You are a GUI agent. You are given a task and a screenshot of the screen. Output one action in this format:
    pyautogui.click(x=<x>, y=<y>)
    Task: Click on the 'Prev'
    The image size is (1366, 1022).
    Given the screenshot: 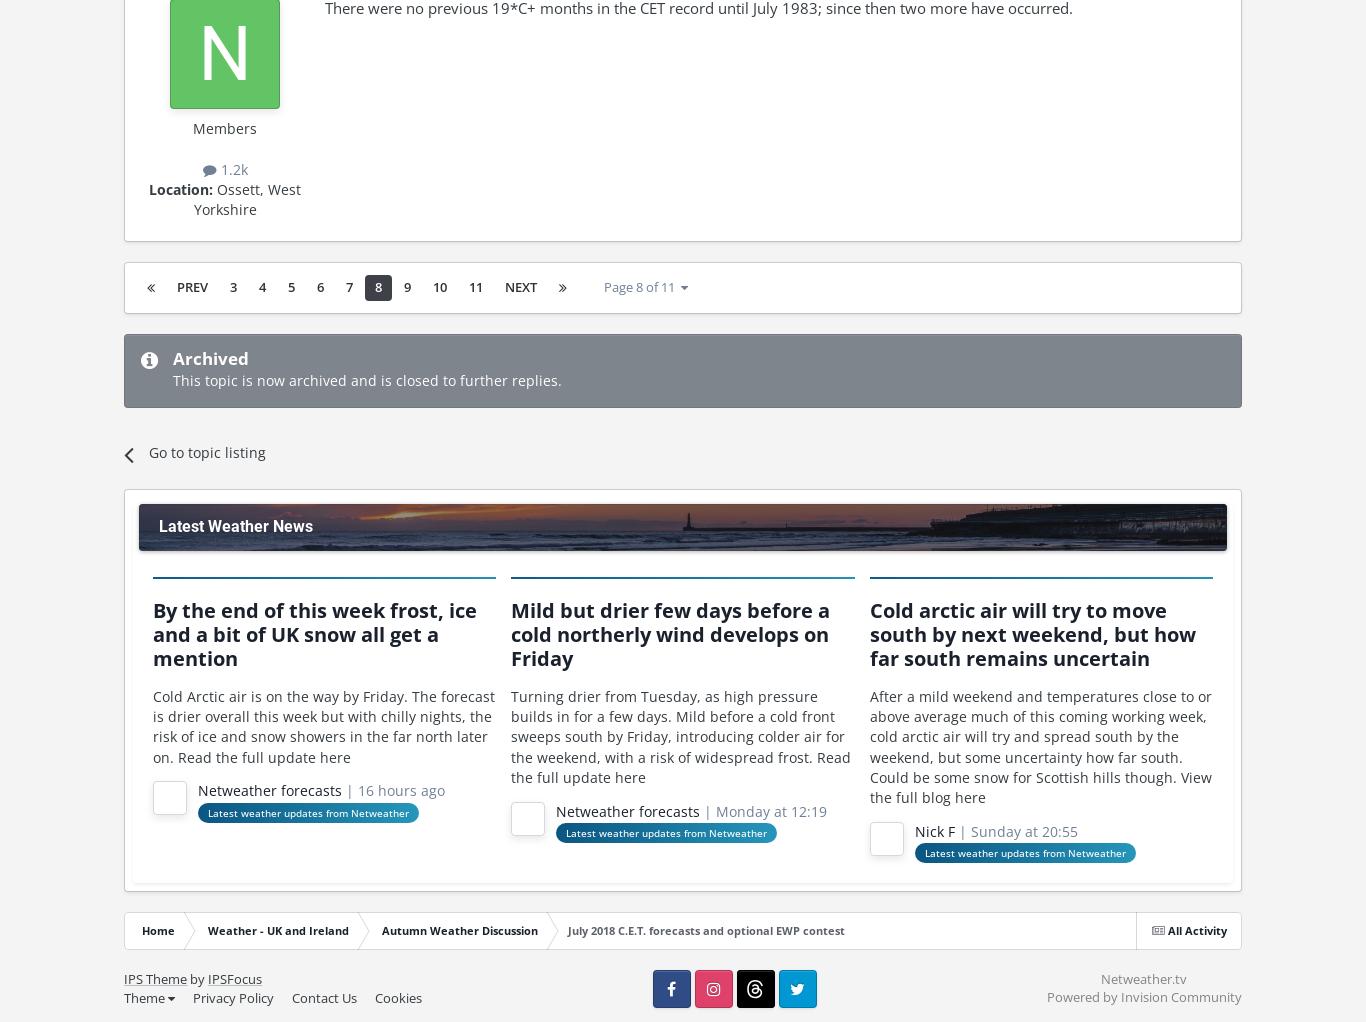 What is the action you would take?
    pyautogui.click(x=176, y=286)
    